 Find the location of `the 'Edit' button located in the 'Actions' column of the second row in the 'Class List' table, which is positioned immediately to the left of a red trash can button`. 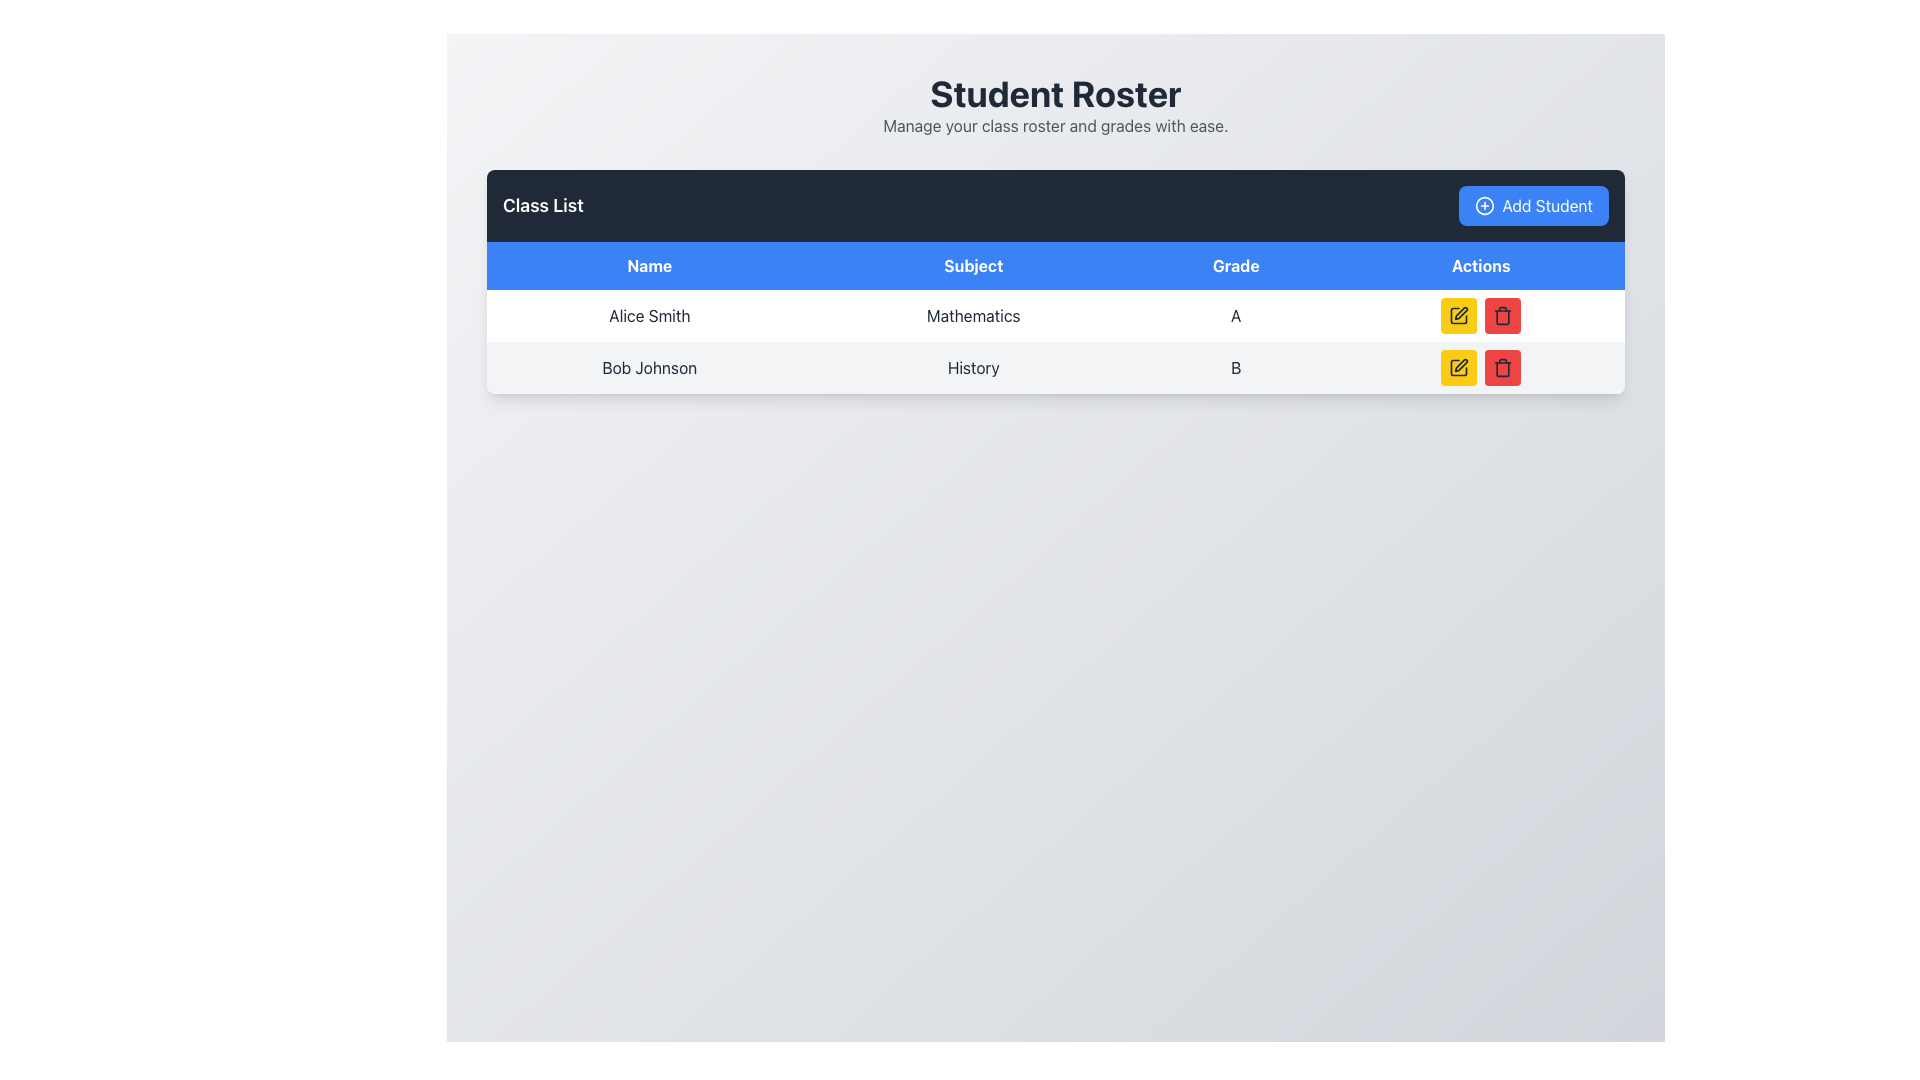

the 'Edit' button located in the 'Actions' column of the second row in the 'Class List' table, which is positioned immediately to the left of a red trash can button is located at coordinates (1459, 367).